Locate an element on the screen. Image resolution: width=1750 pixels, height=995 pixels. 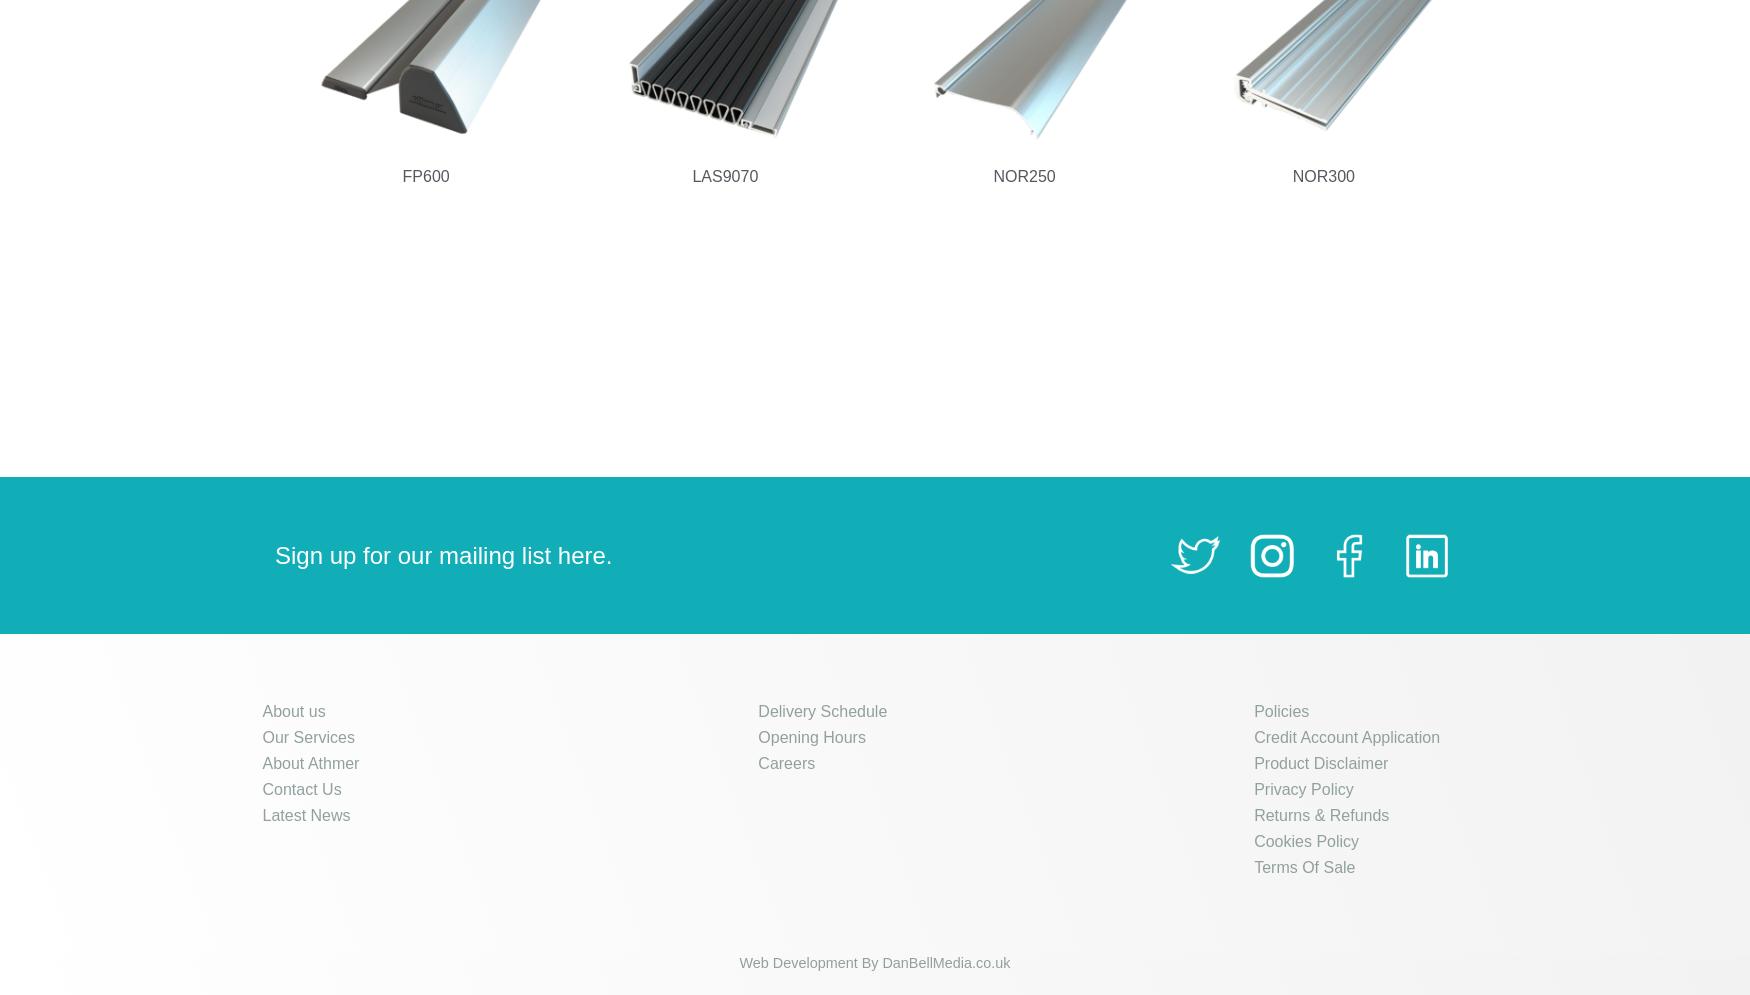
'NOR300' is located at coordinates (1323, 176).